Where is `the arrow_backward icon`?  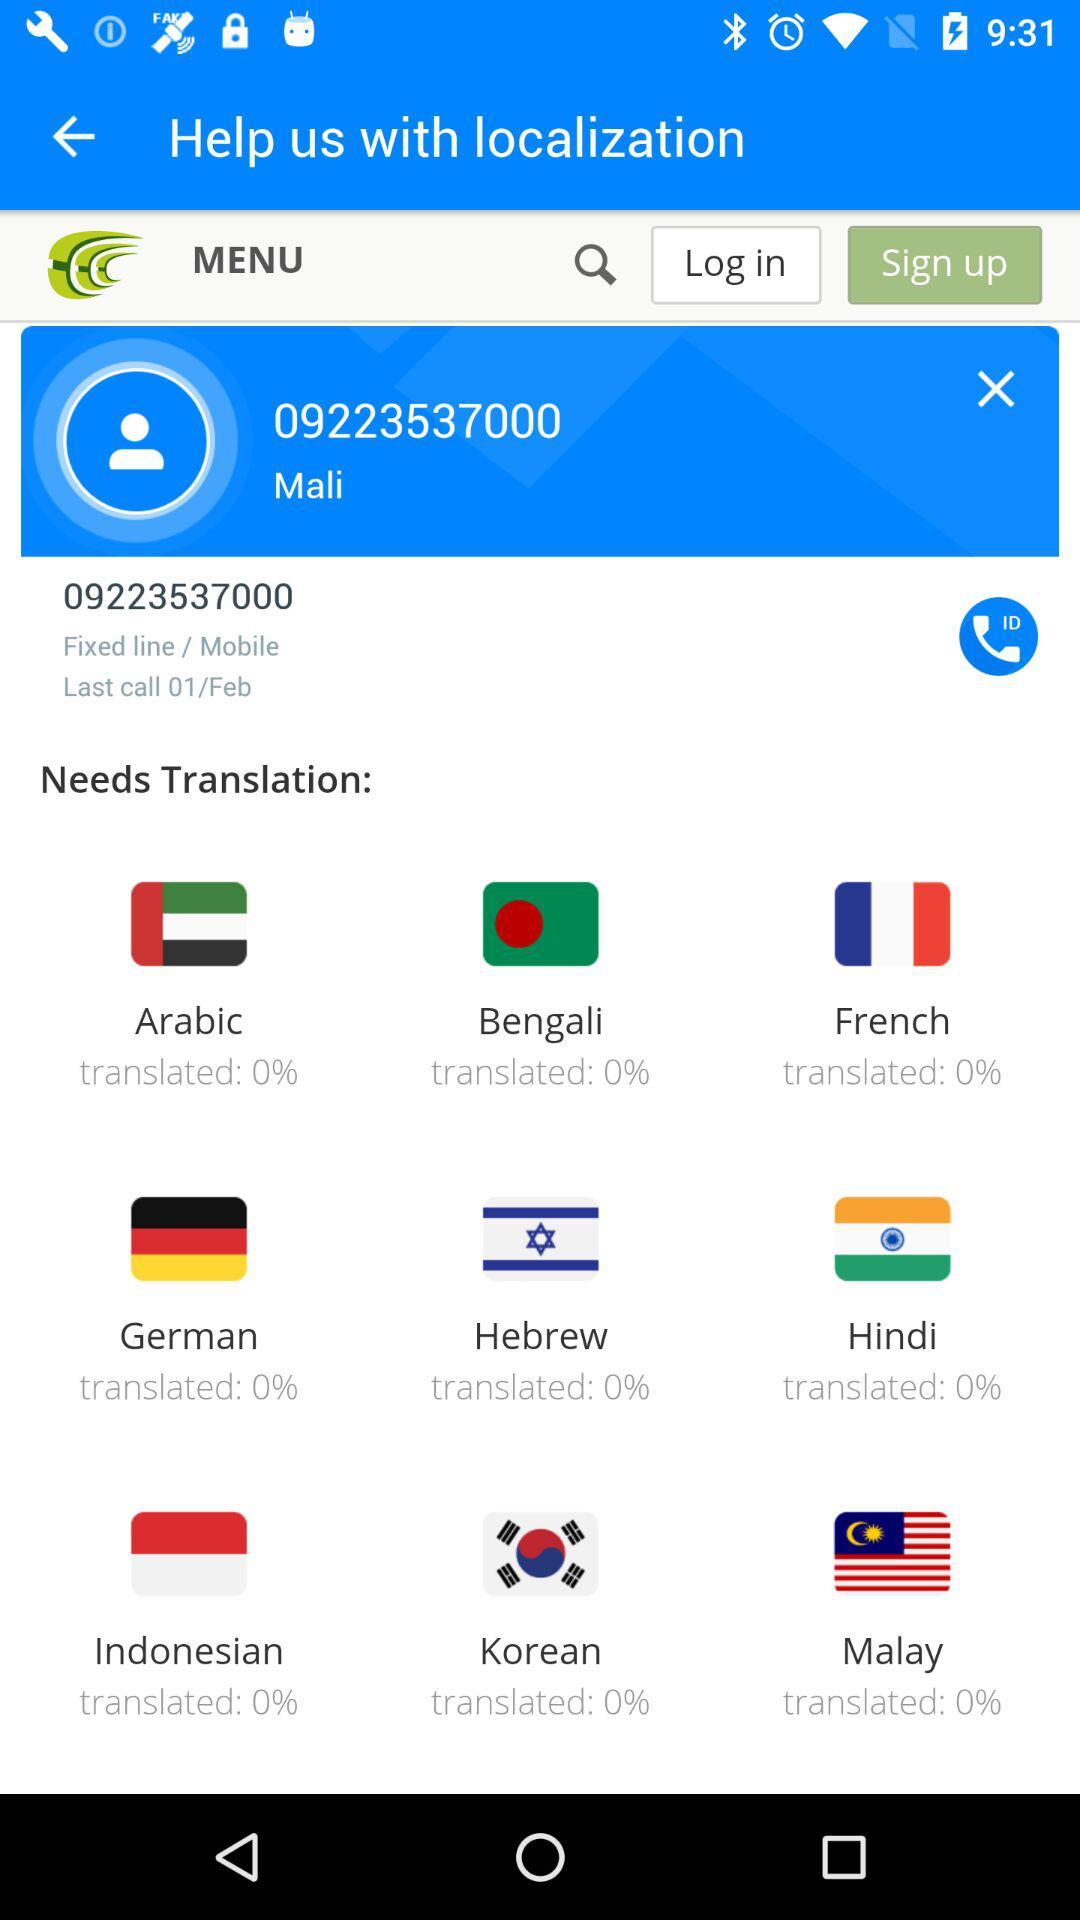
the arrow_backward icon is located at coordinates (72, 135).